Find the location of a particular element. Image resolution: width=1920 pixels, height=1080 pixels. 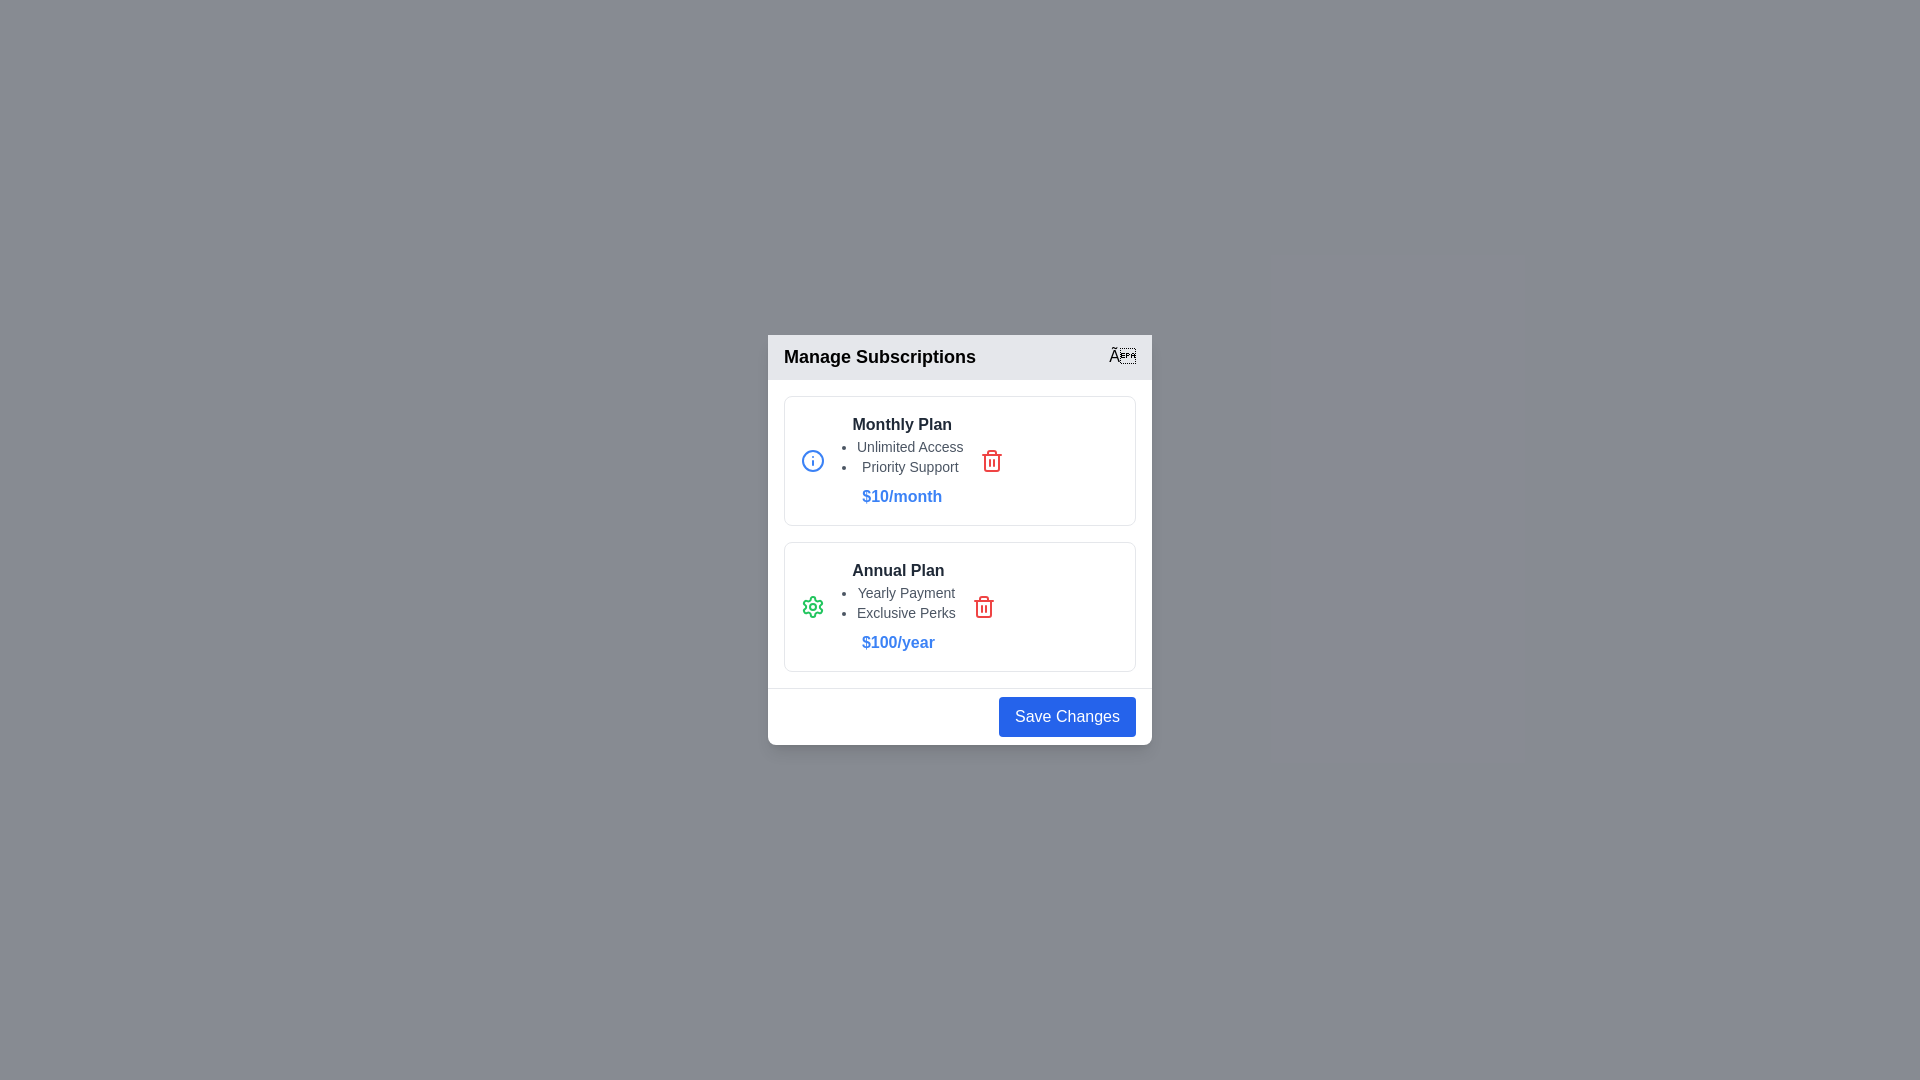

the trash icon corresponding to the Monthly Plan plan to delete it is located at coordinates (991, 461).